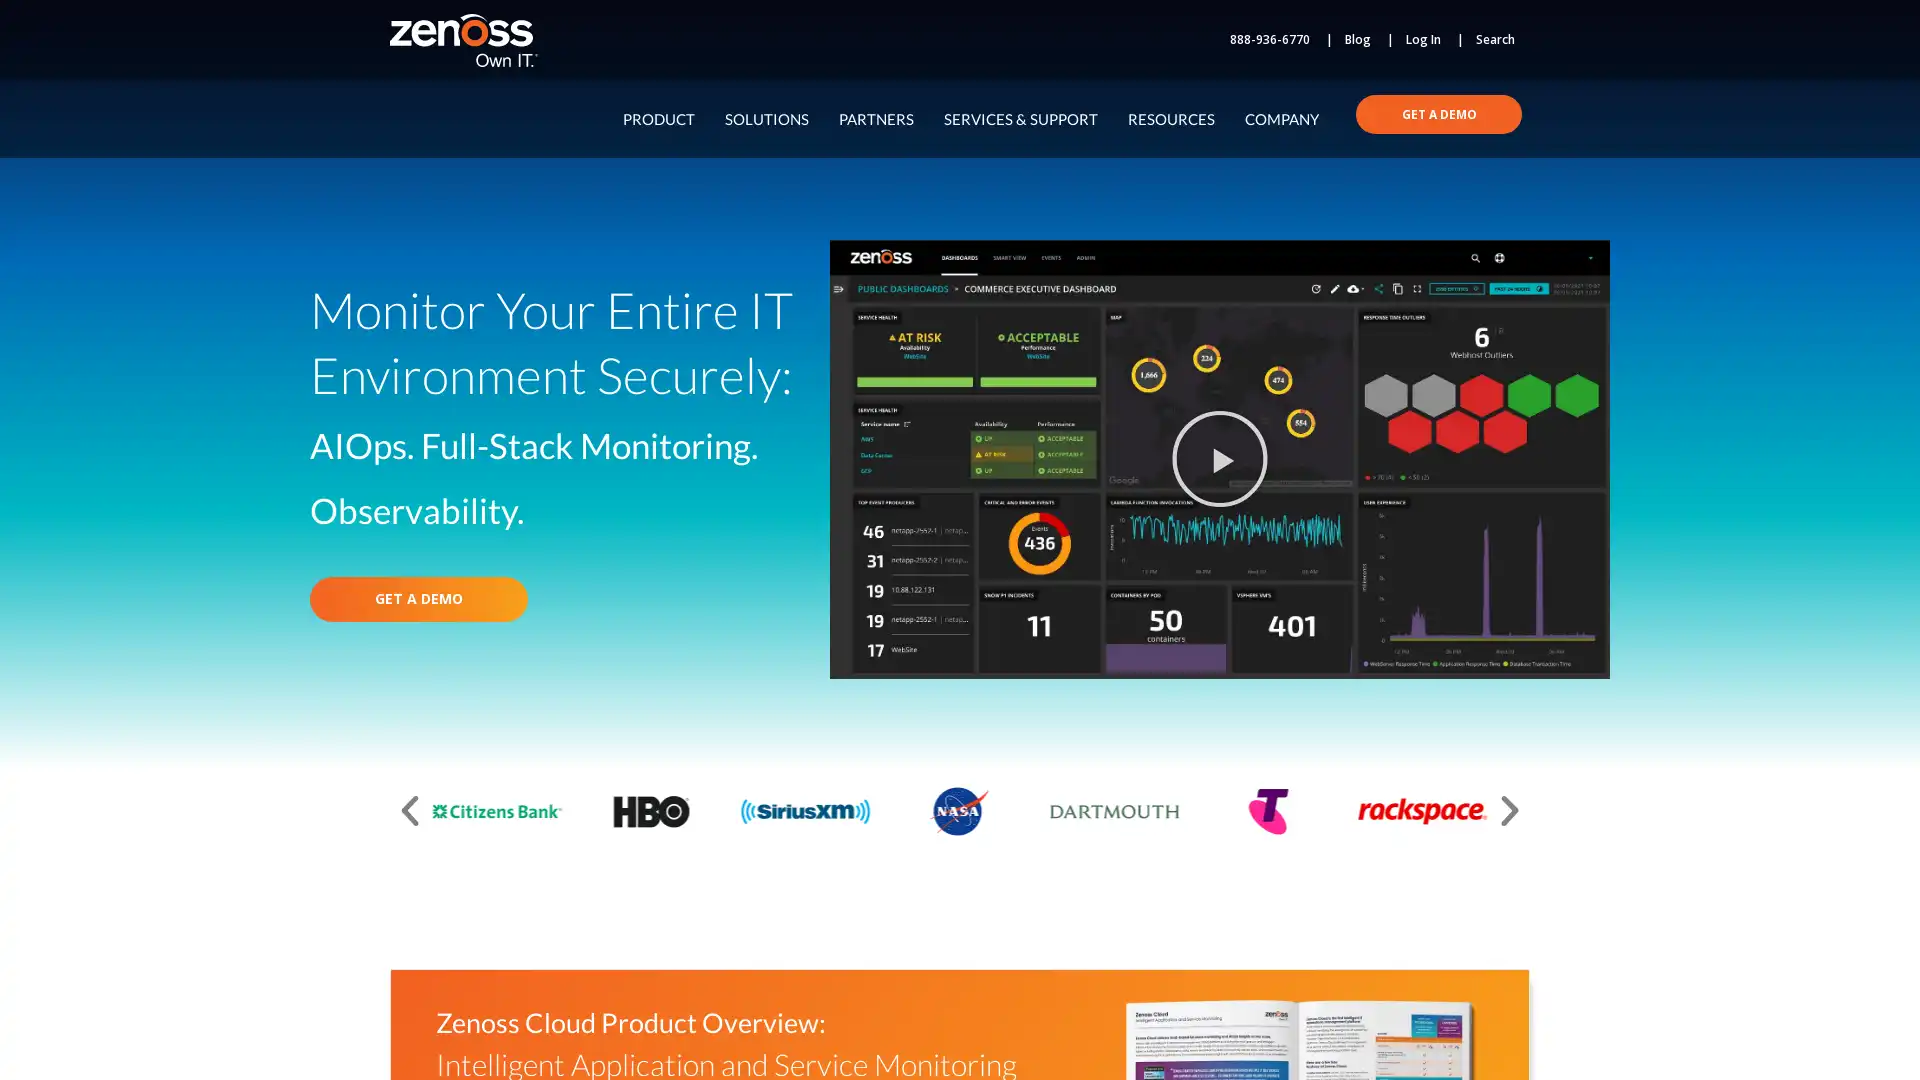 The height and width of the screenshot is (1080, 1920). Describe the element at coordinates (408, 810) in the screenshot. I see `Previous slide` at that location.